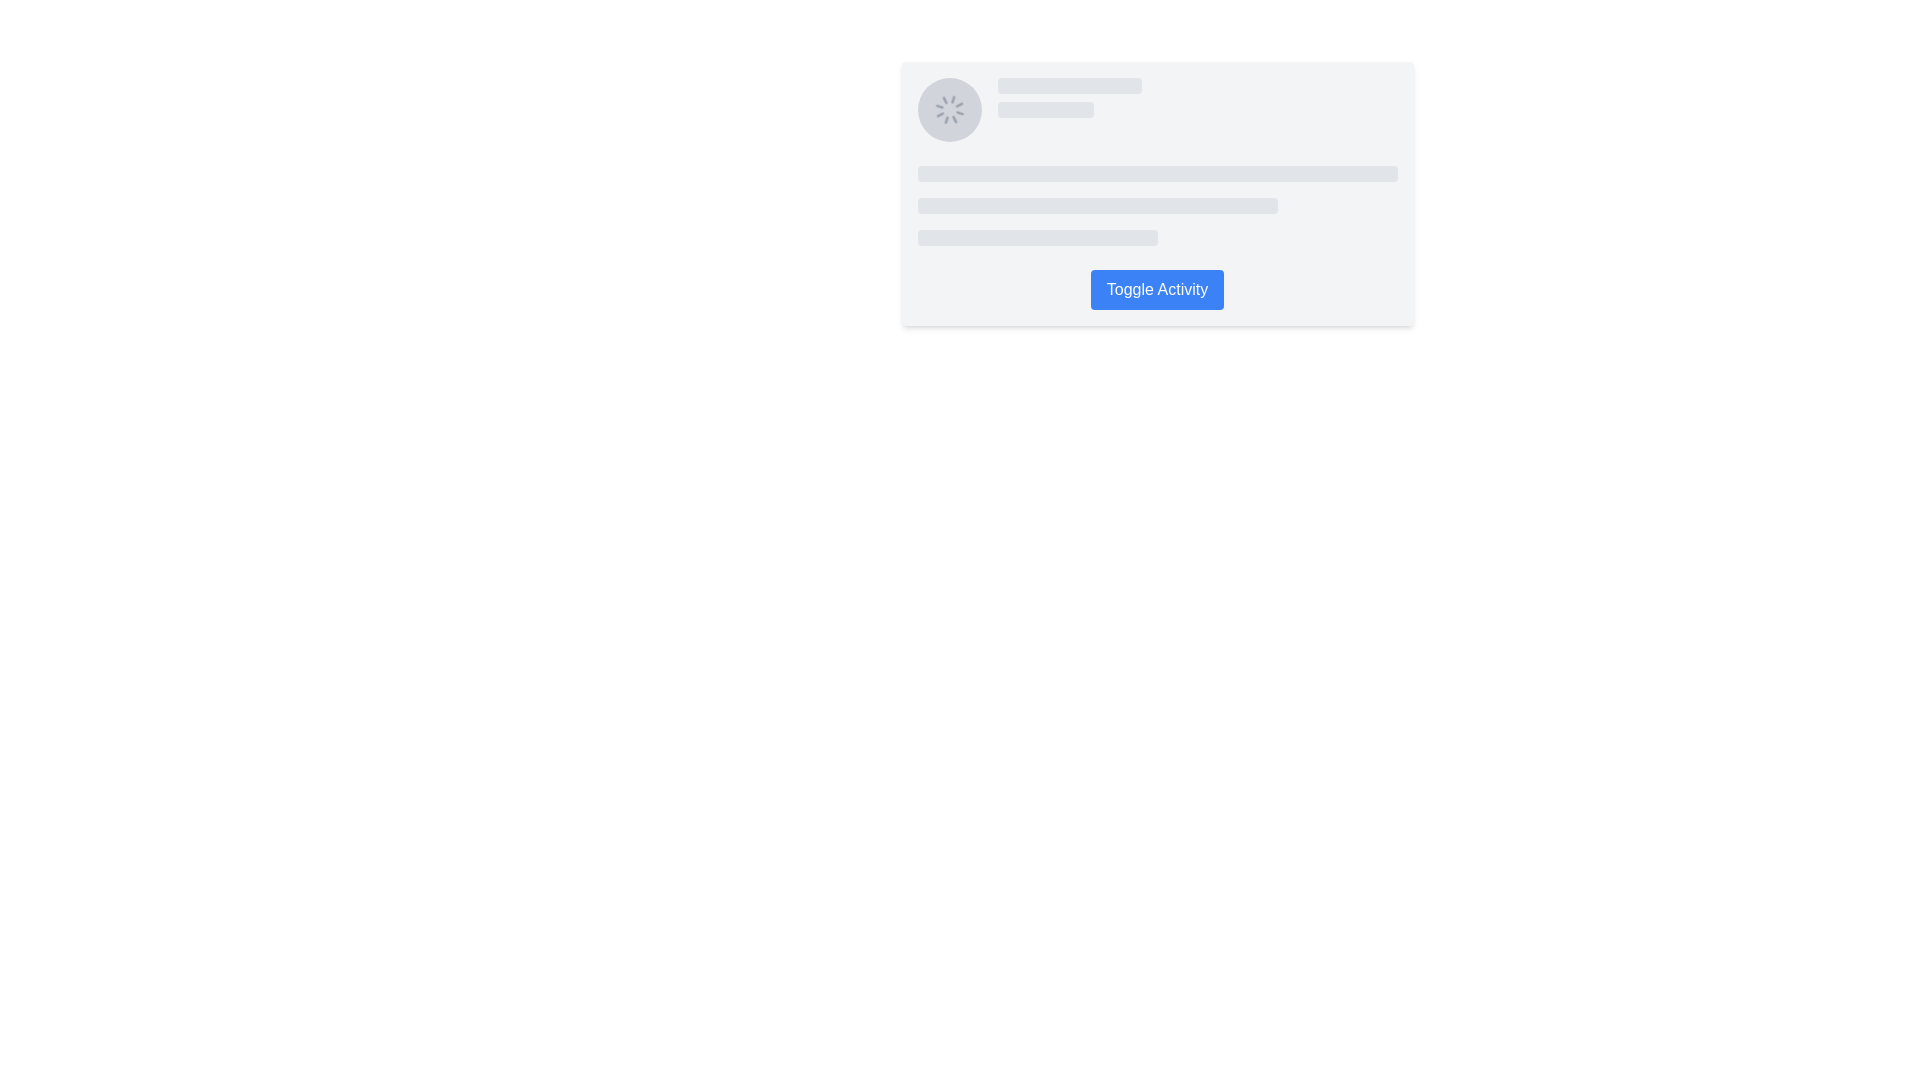  Describe the element at coordinates (1157, 172) in the screenshot. I see `the topmost placeholder bar, which is a thin, horizontally elongated bar with a light gray background, positioned above two similar bars` at that location.